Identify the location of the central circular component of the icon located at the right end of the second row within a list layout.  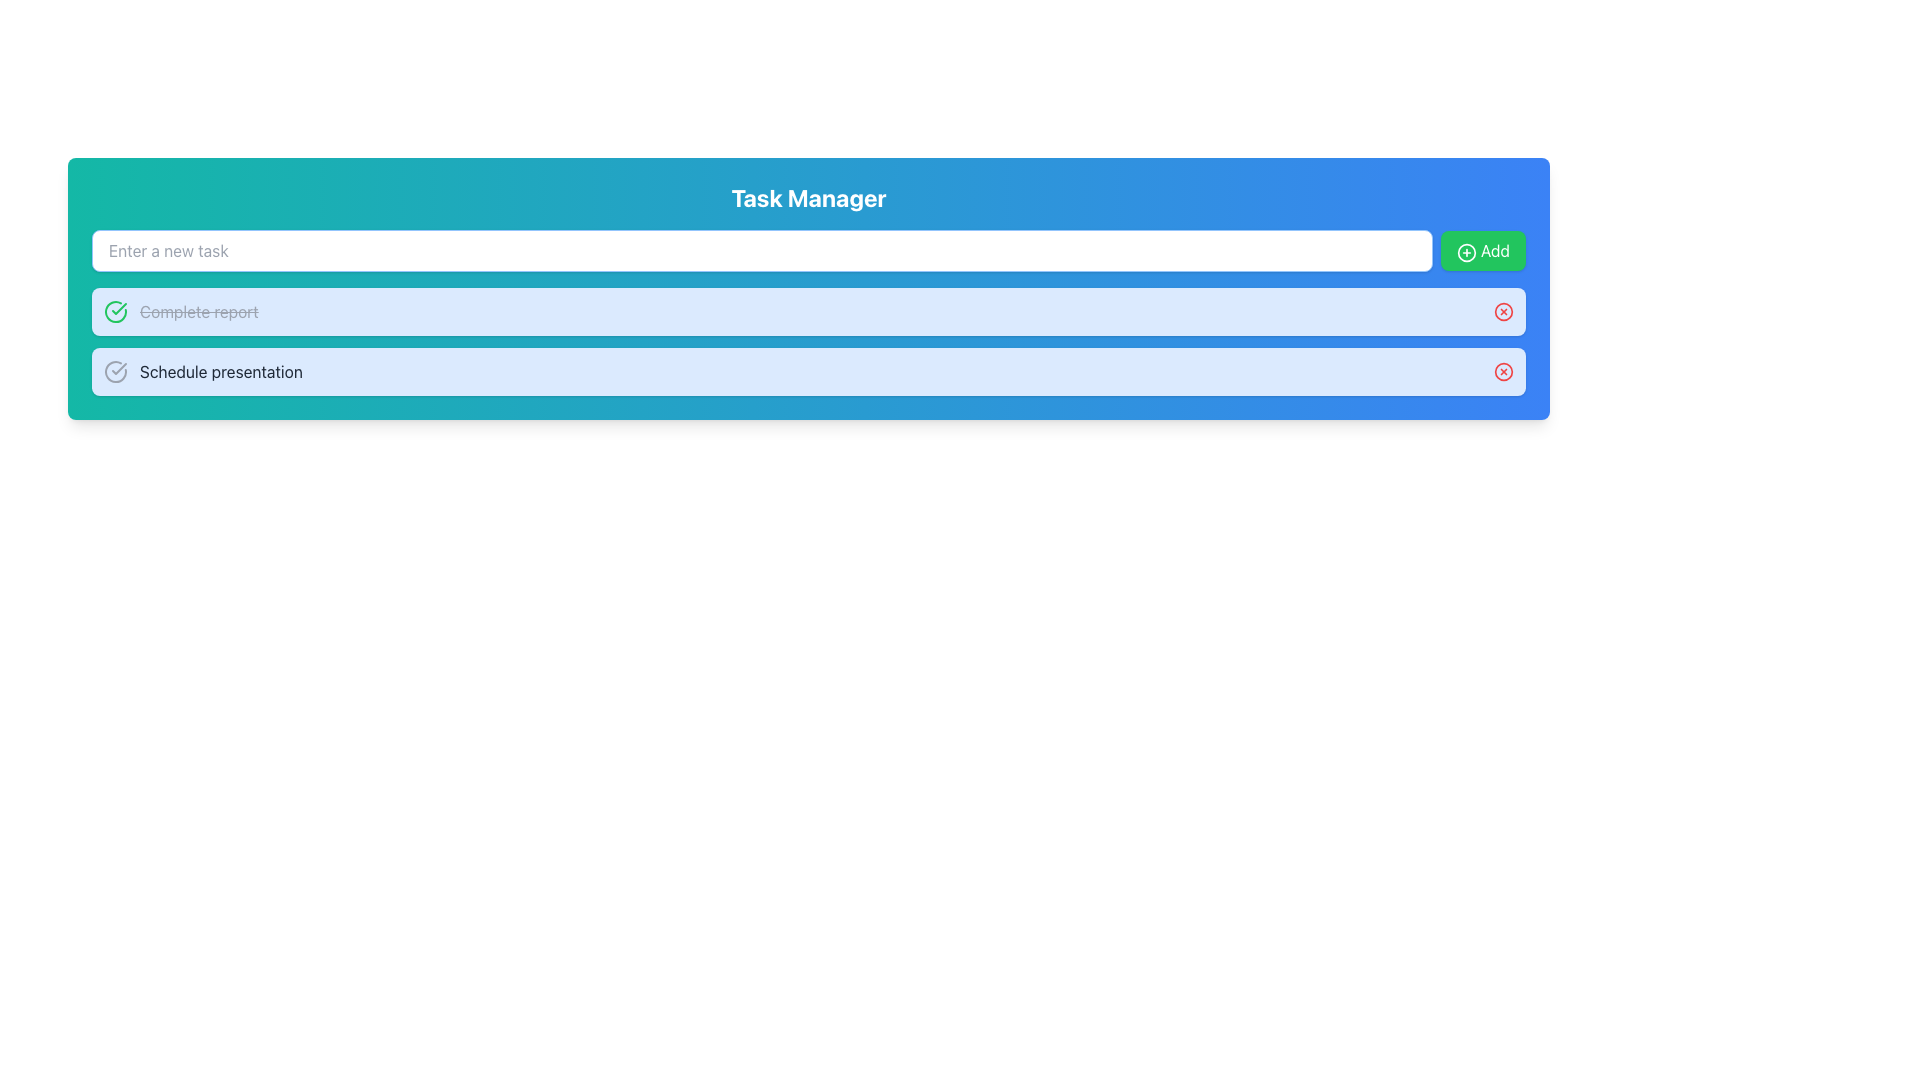
(1503, 371).